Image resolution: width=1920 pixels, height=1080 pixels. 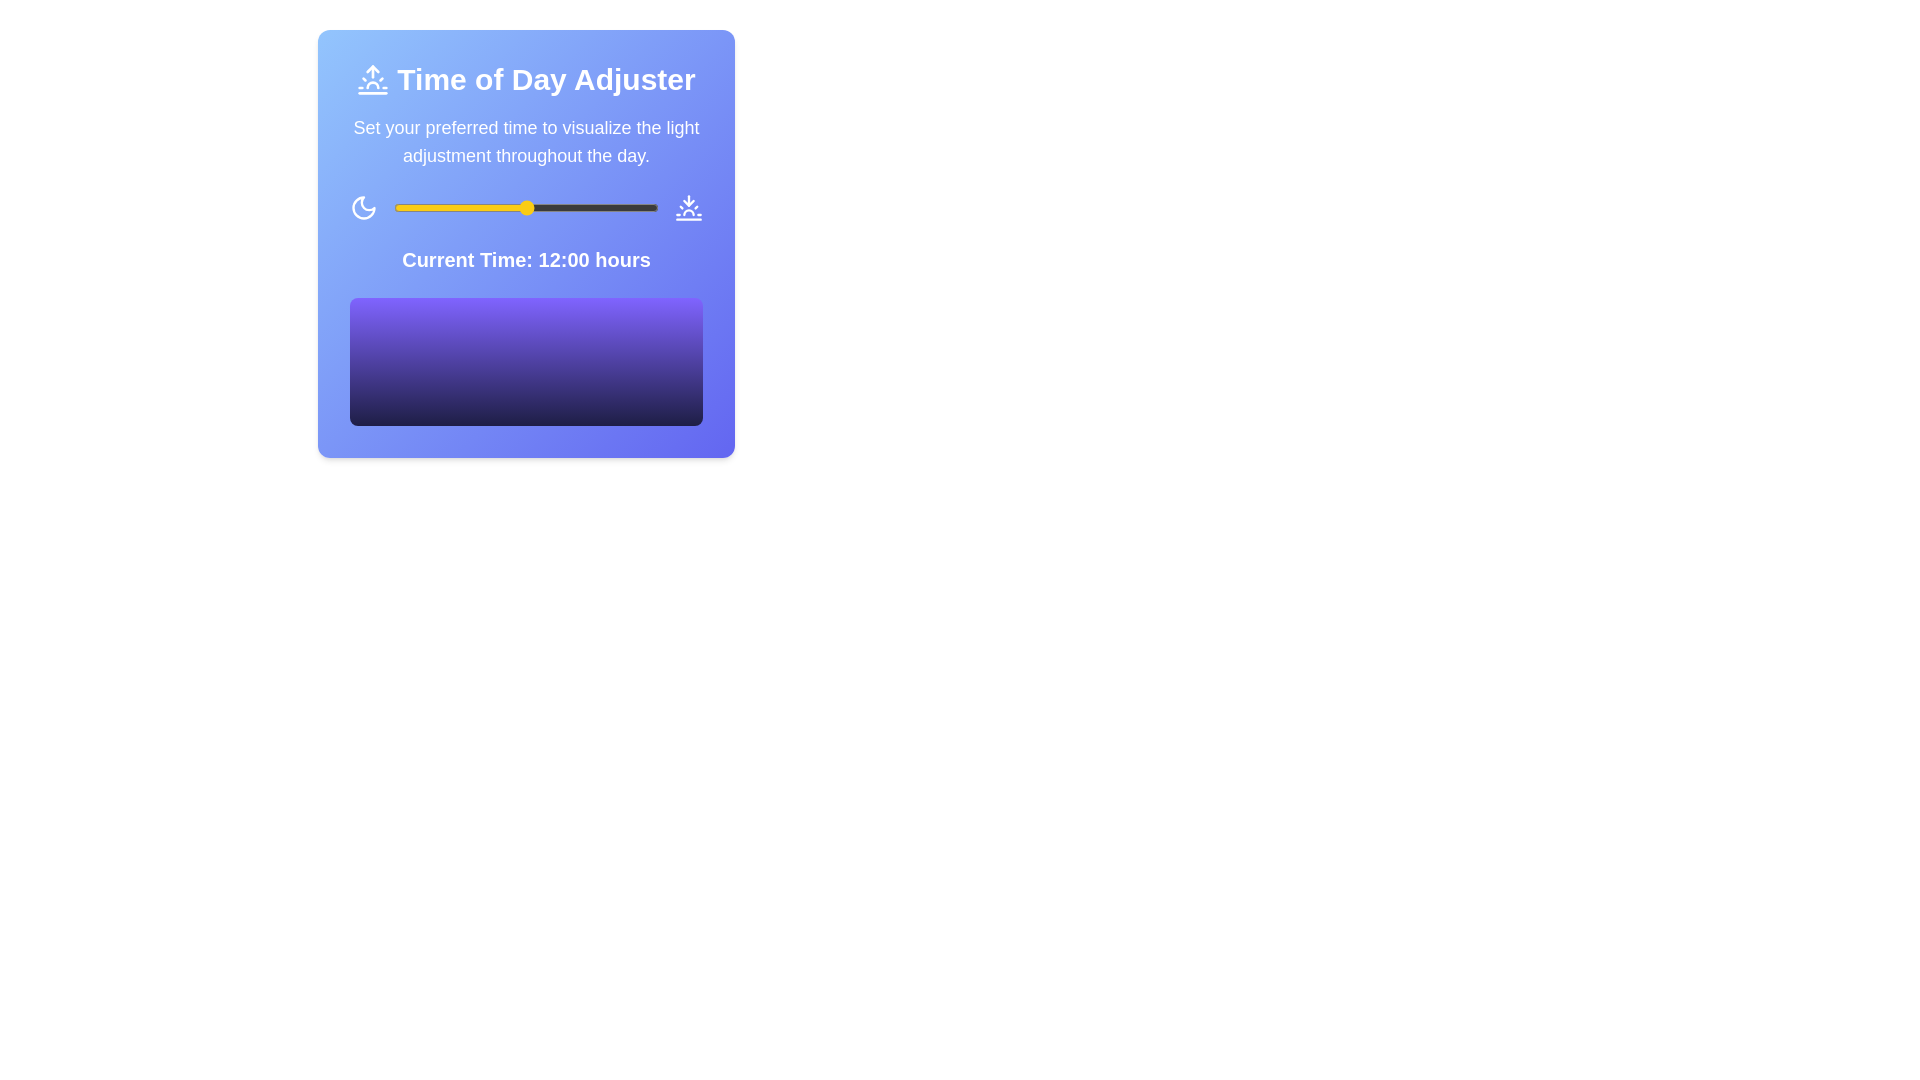 I want to click on the time slider to set the time to 17 hours, so click(x=580, y=208).